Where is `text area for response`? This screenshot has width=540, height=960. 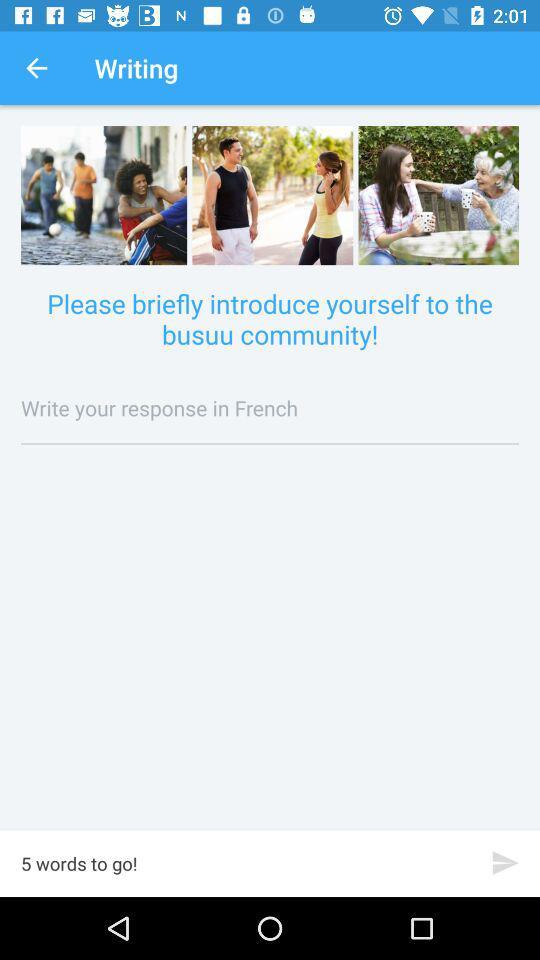
text area for response is located at coordinates (270, 407).